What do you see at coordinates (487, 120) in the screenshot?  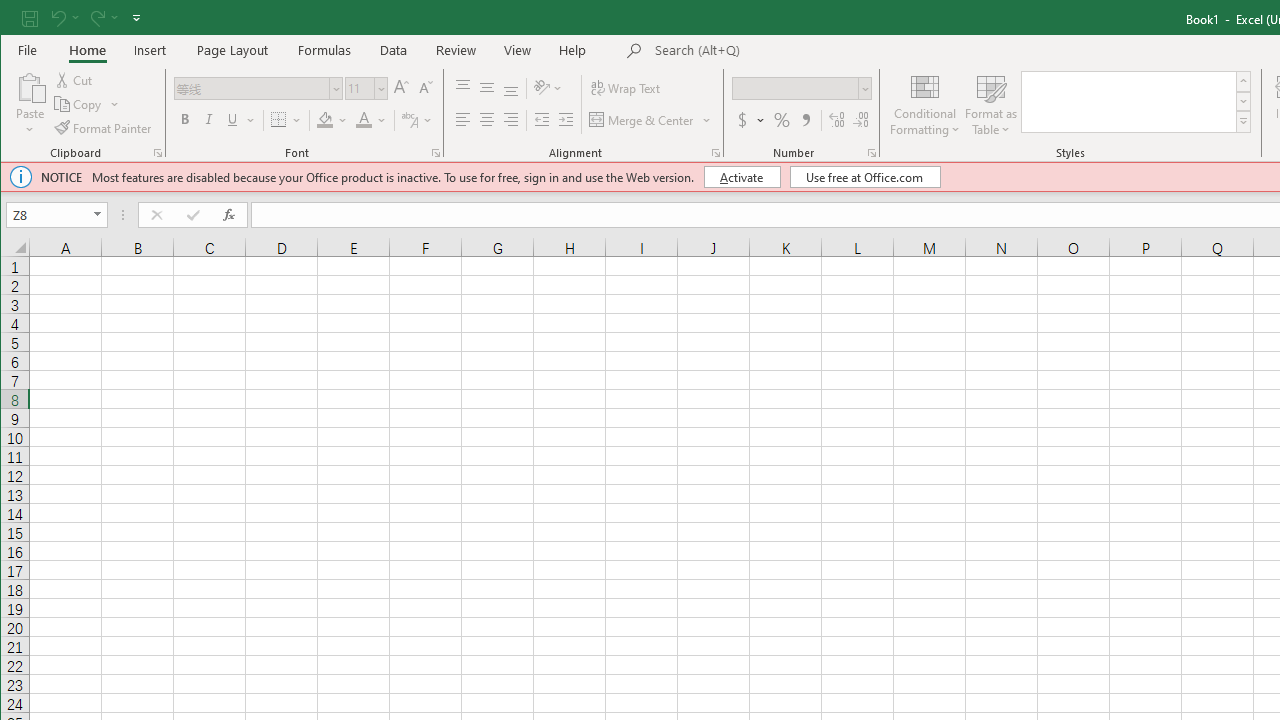 I see `'Center'` at bounding box center [487, 120].